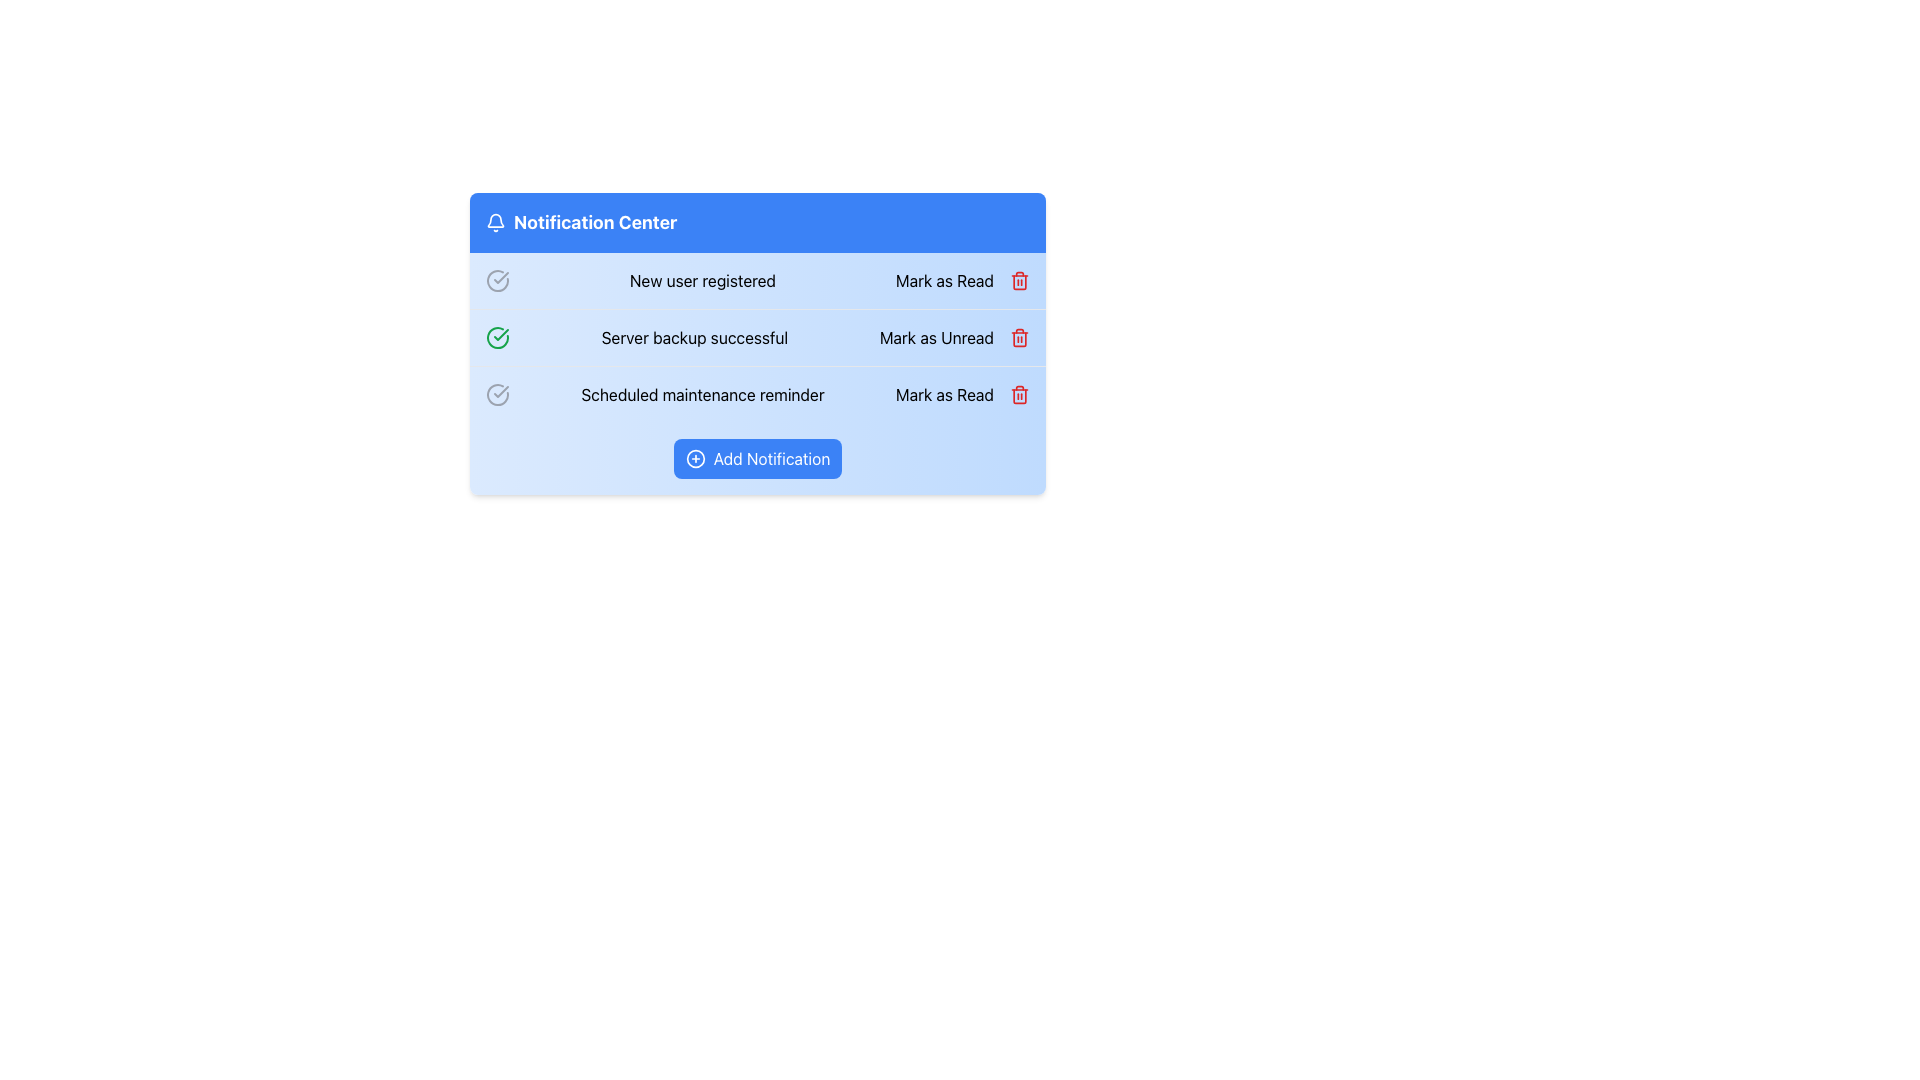  Describe the element at coordinates (695, 459) in the screenshot. I see `the SVG Circle that visually contains the plus icon for adding new notifications, located at the bottom center of the notification panel` at that location.